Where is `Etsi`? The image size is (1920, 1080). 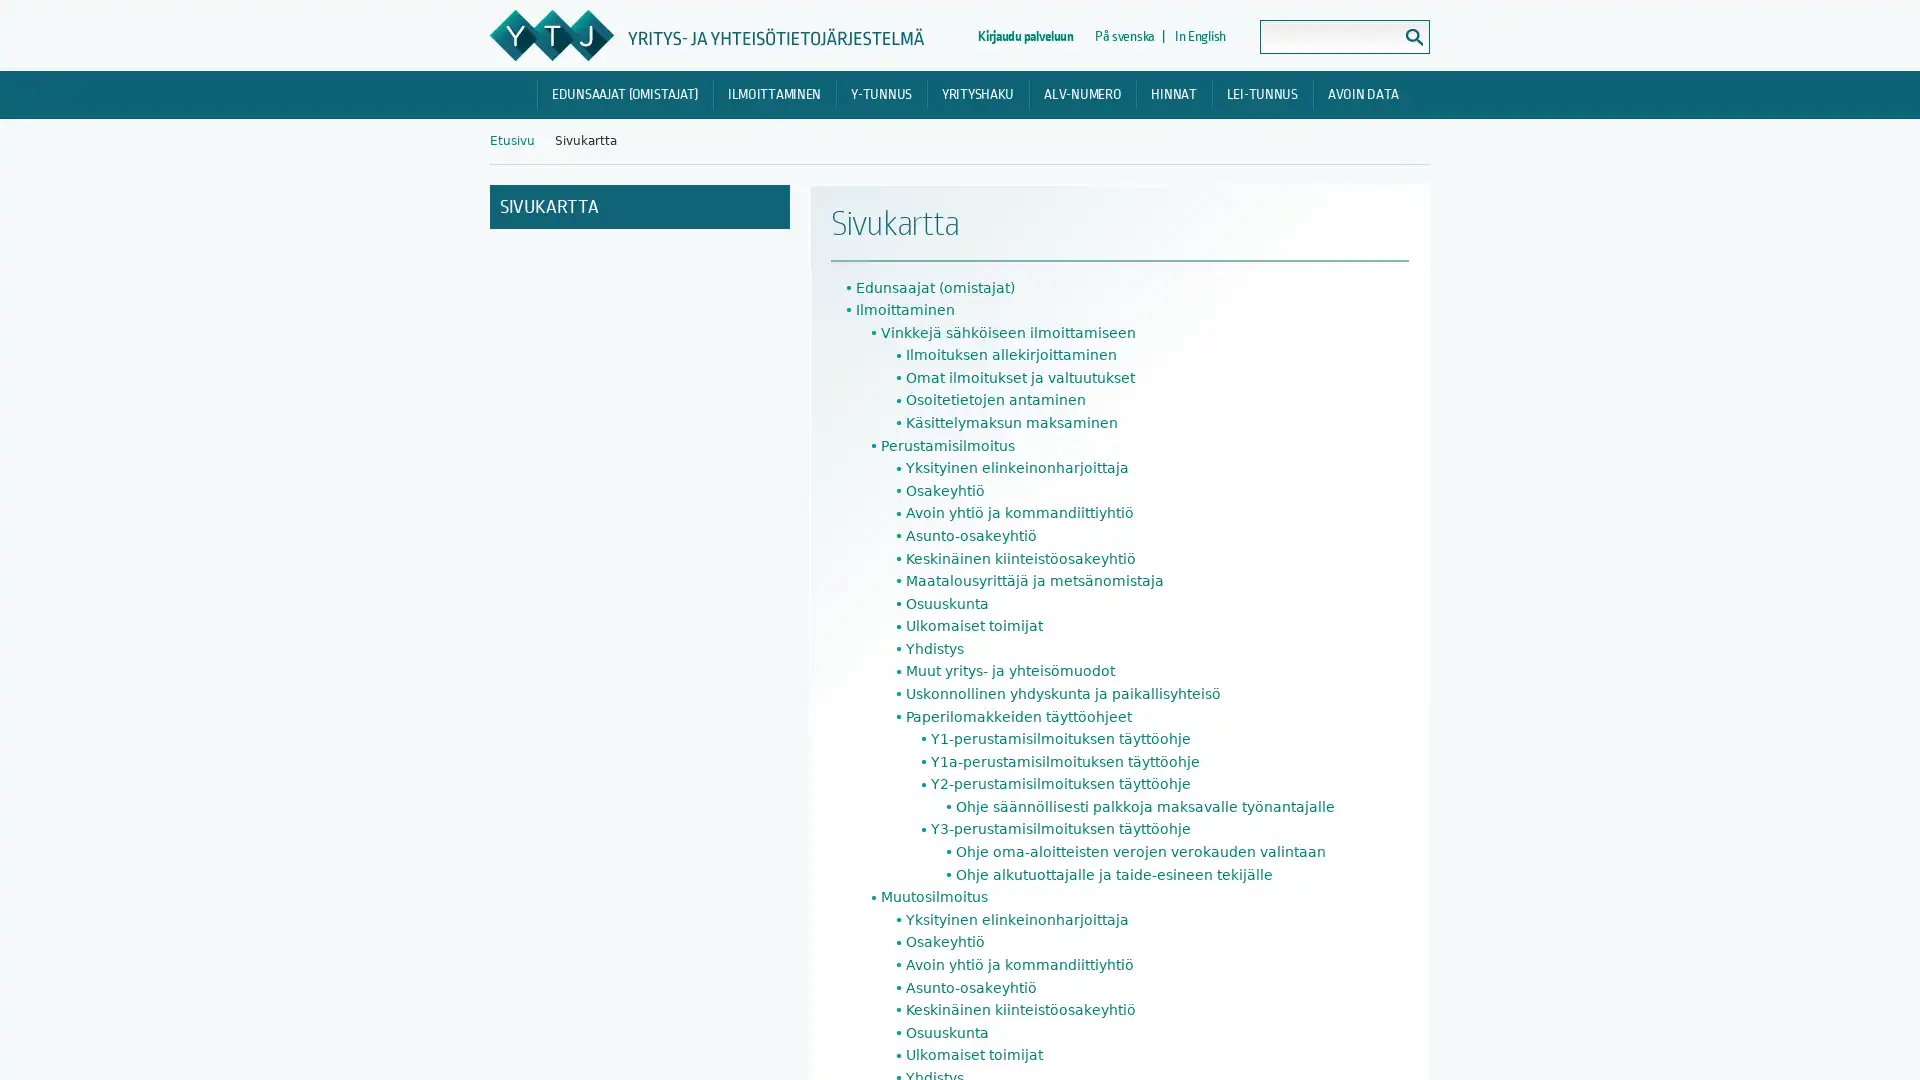
Etsi is located at coordinates (1413, 37).